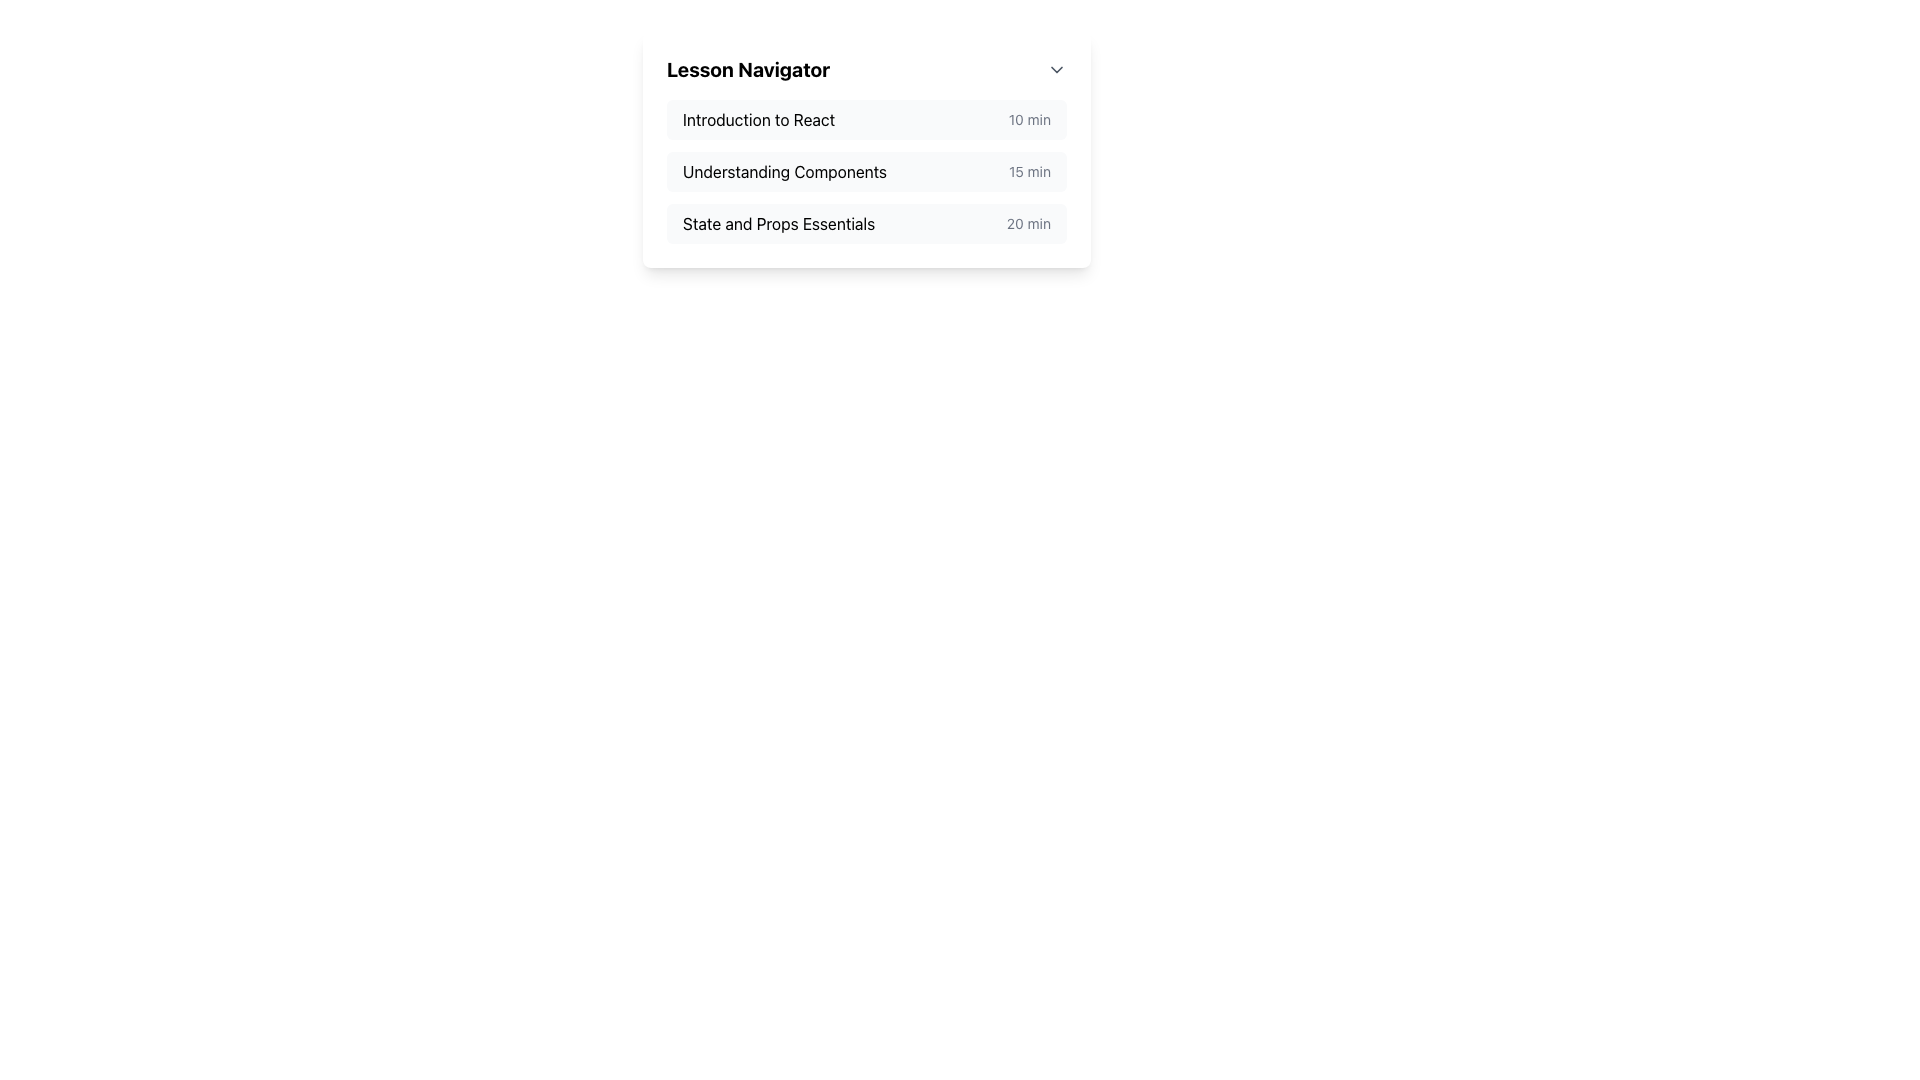 The image size is (1920, 1080). Describe the element at coordinates (1055, 68) in the screenshot. I see `the Dropdown toggle button associated with the 'Lesson Navigator' section to change the icon's color` at that location.